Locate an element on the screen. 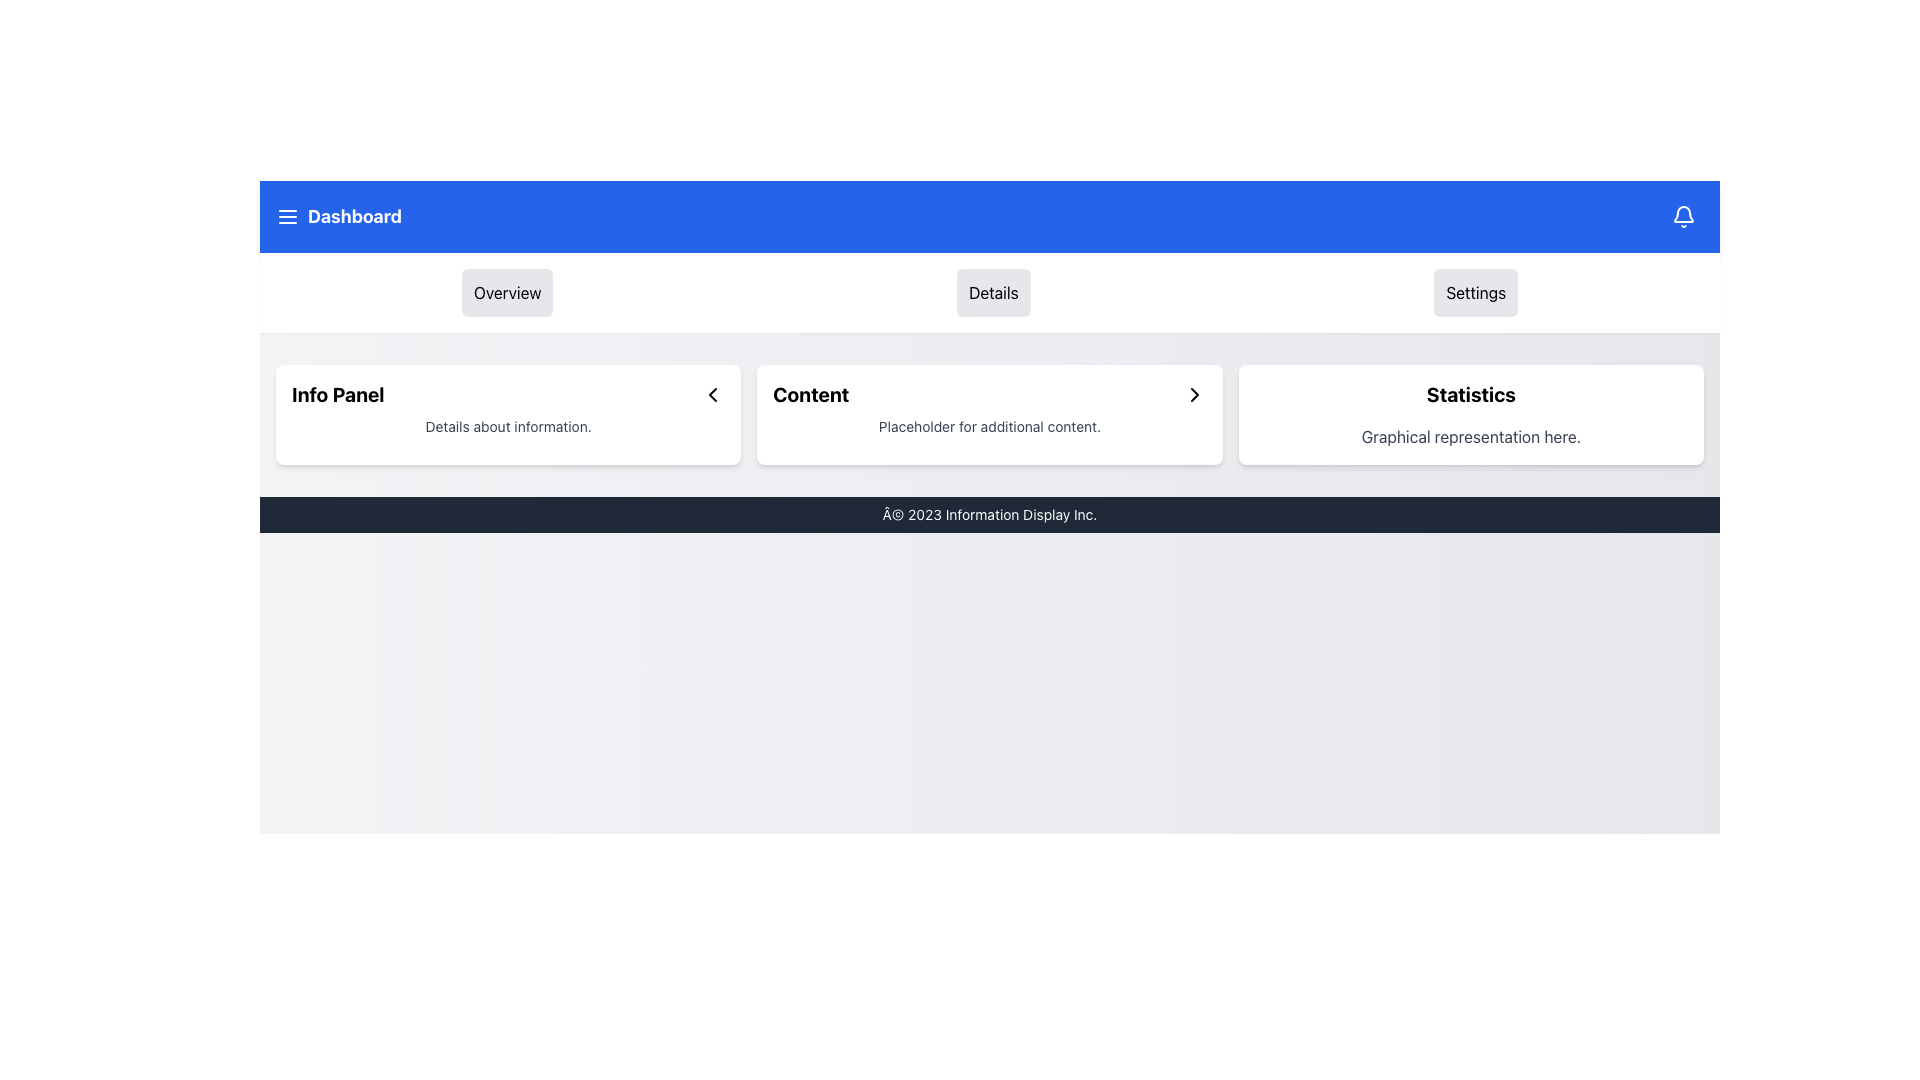 This screenshot has height=1080, width=1920. content displayed in the white panel titled 'Content' with additional text below on a light grey background, located in the center of the view below the blue navigation bar is located at coordinates (989, 414).